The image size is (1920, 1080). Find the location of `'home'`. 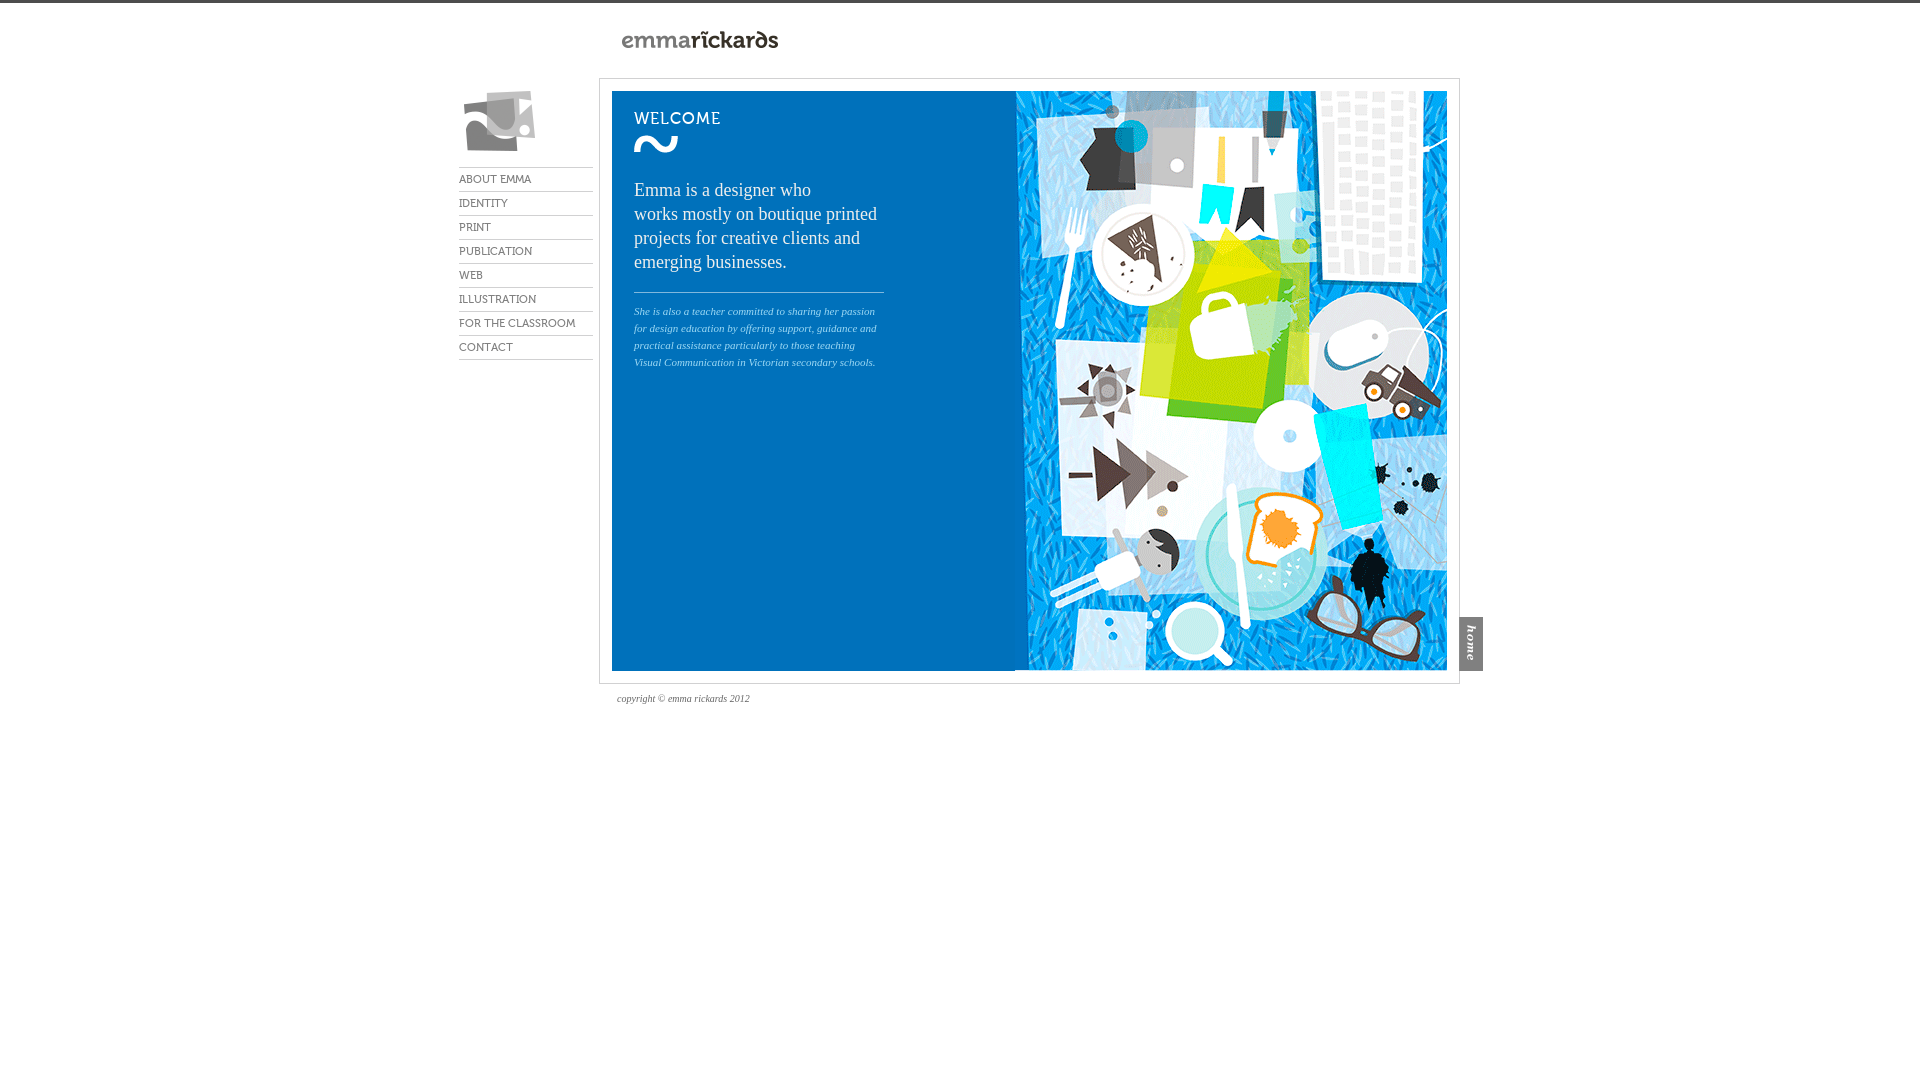

'home' is located at coordinates (1459, 644).